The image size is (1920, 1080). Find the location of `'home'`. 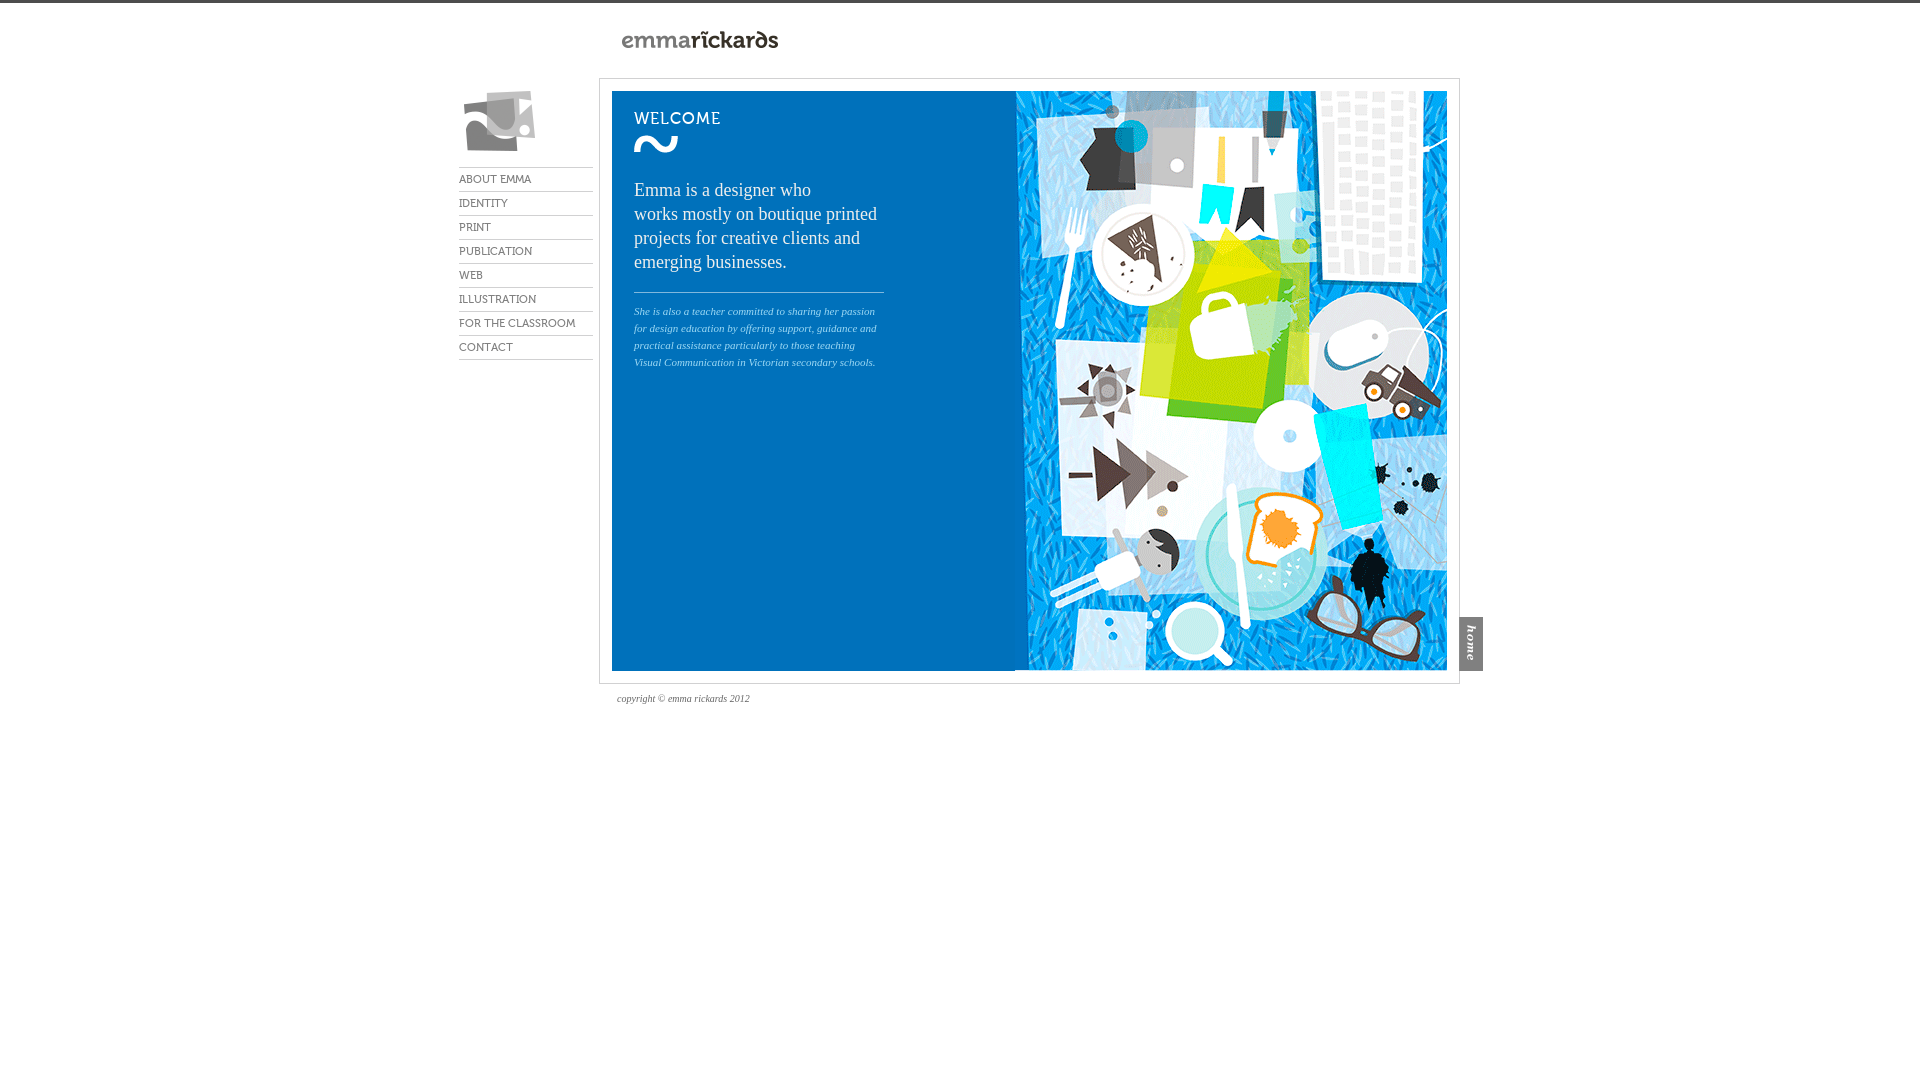

'home' is located at coordinates (1459, 644).